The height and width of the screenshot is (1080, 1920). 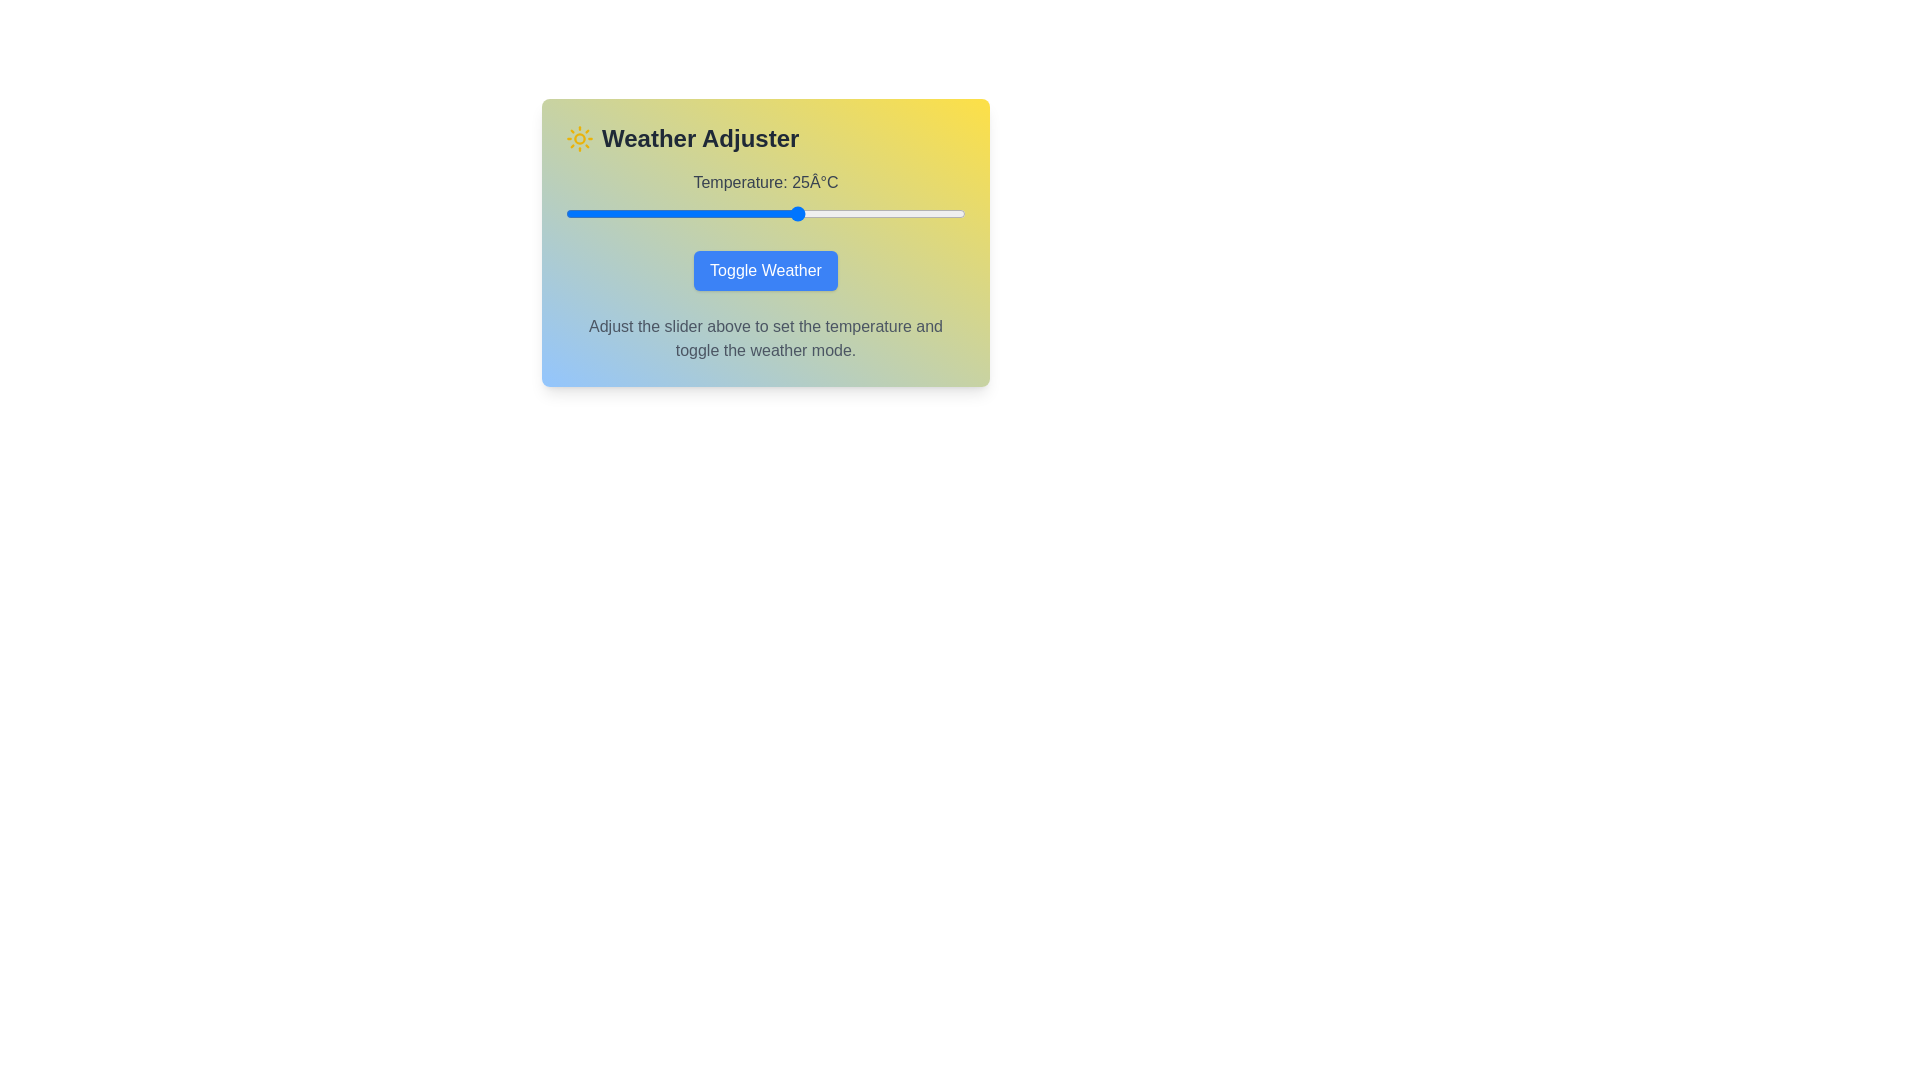 I want to click on the temperature slider to set the temperature to 45°C, so click(x=931, y=213).